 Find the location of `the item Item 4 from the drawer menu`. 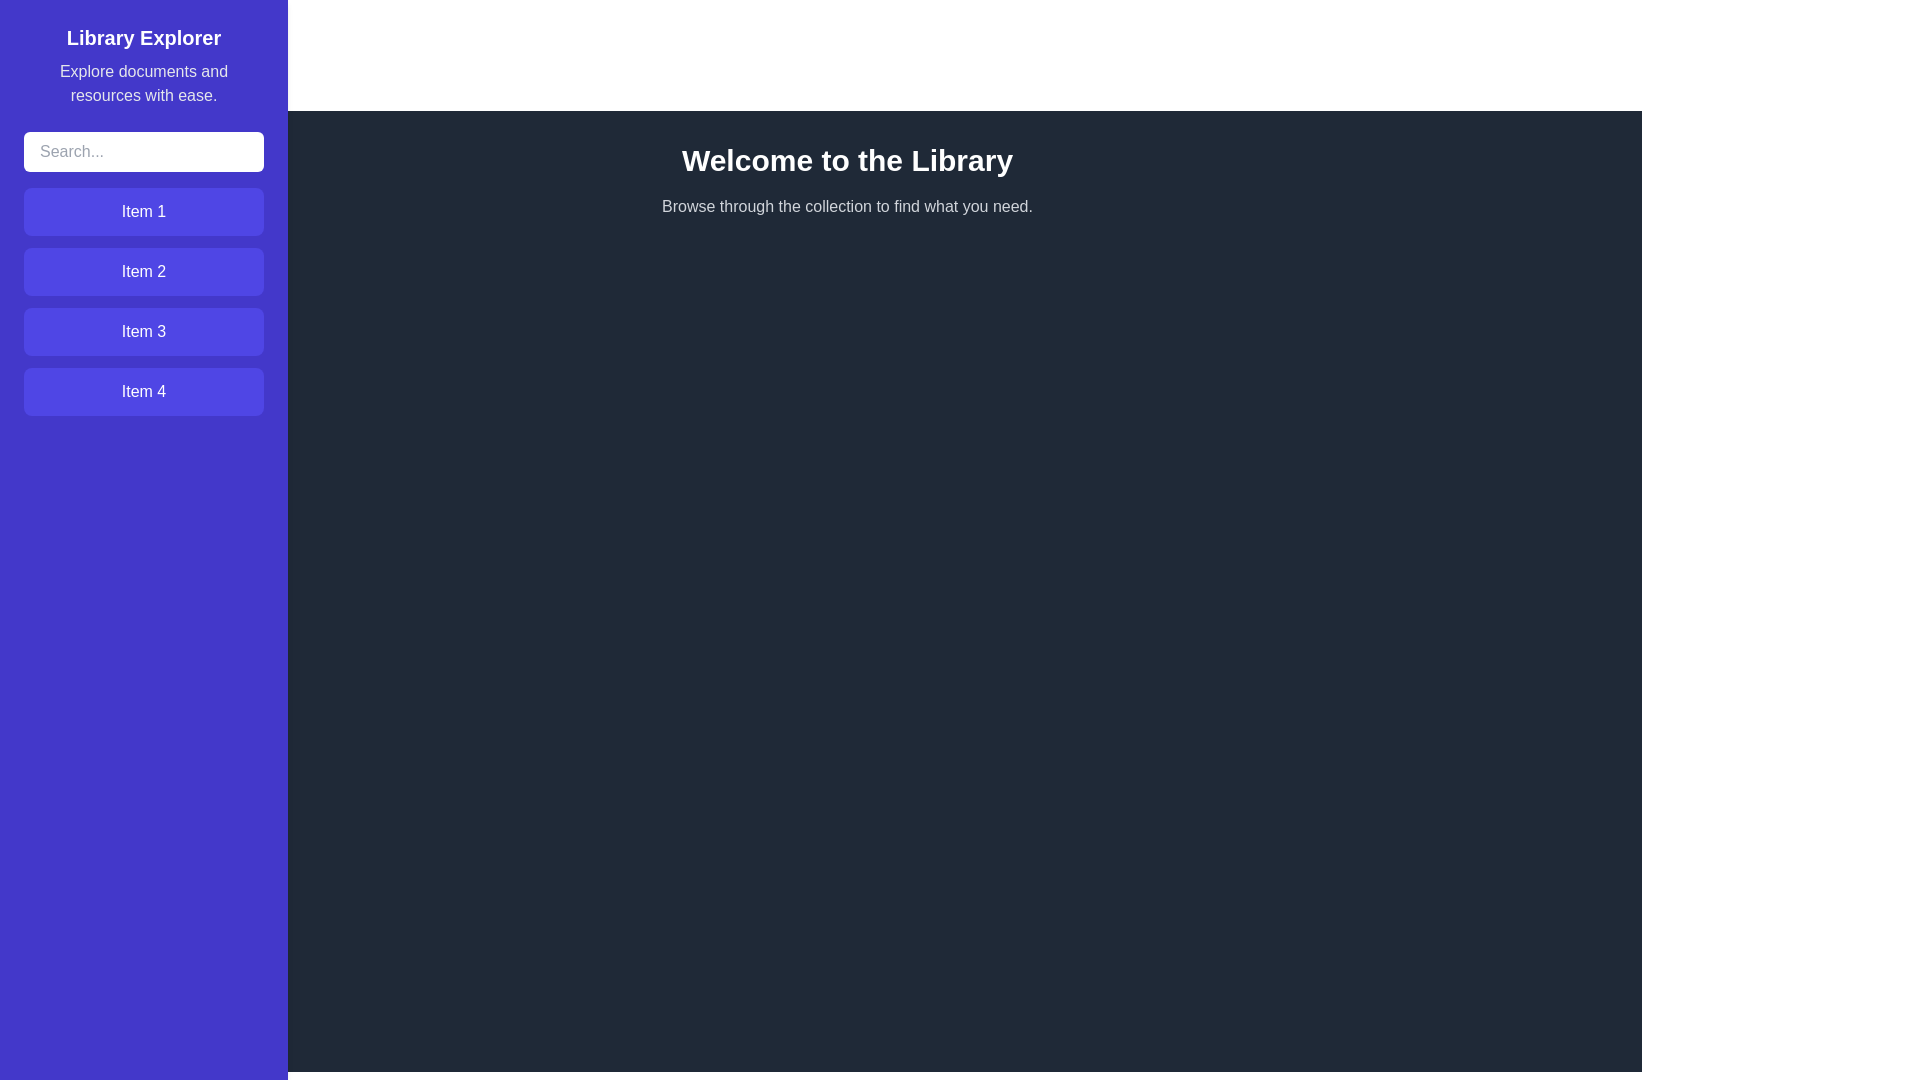

the item Item 4 from the drawer menu is located at coordinates (143, 392).